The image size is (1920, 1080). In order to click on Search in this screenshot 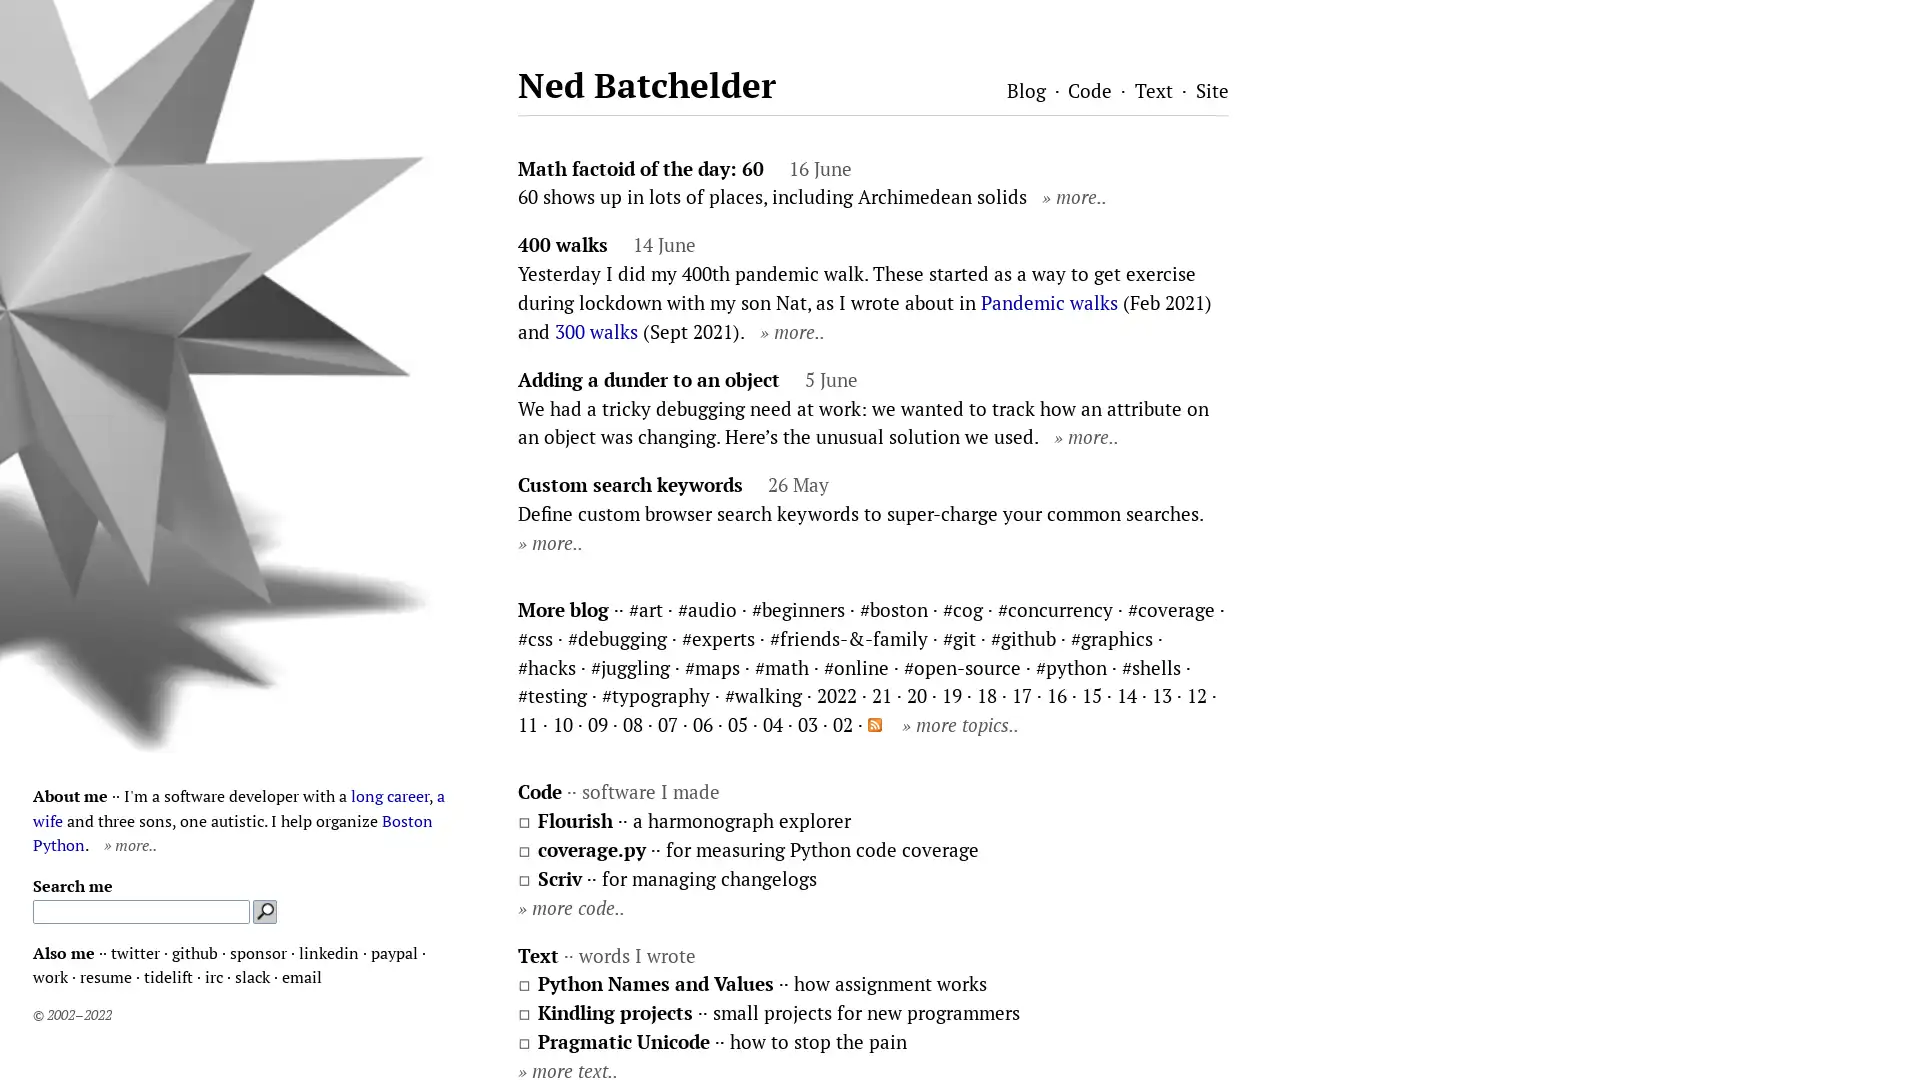, I will do `click(263, 911)`.